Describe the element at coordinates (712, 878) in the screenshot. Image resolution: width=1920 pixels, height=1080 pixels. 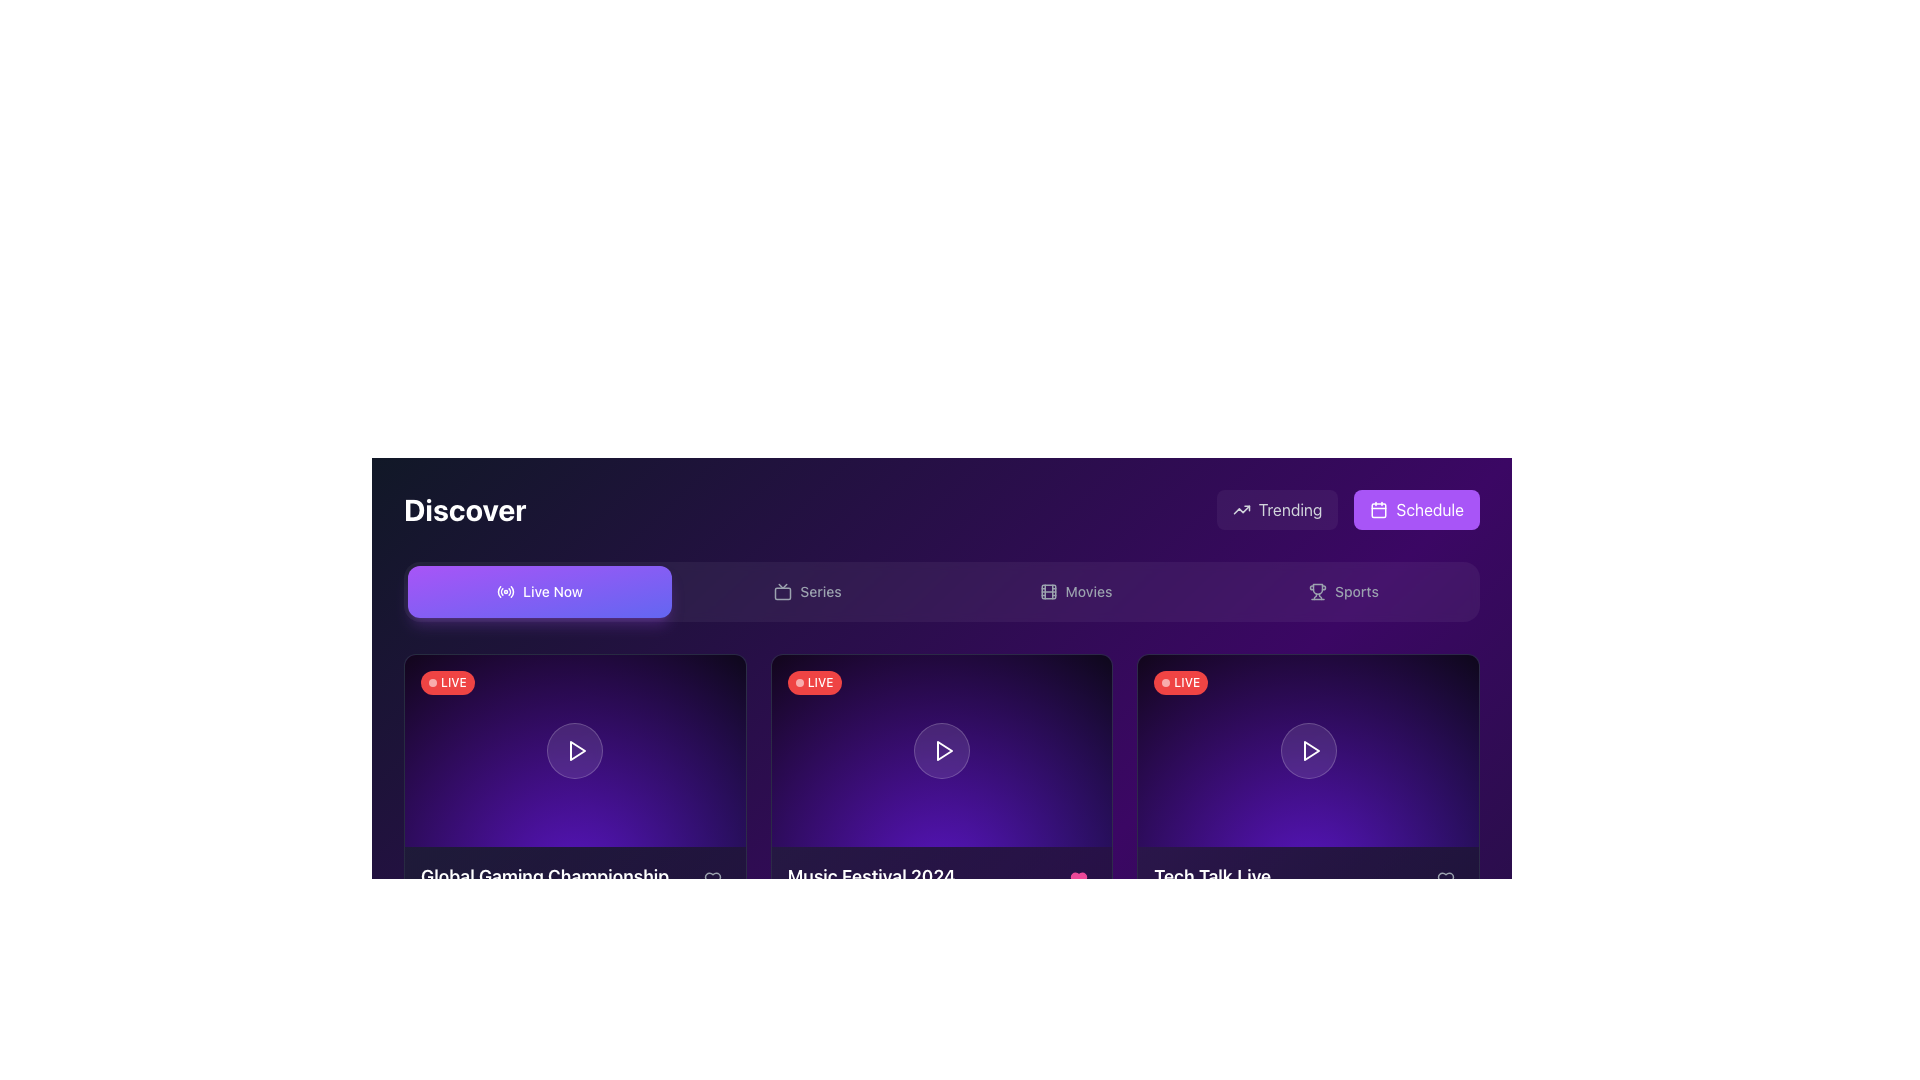
I see `the heart icon within the SVG component located at the bottom-right corner of the 'Music Festival 2024' card, which is styled with a light gray rounded stroke` at that location.